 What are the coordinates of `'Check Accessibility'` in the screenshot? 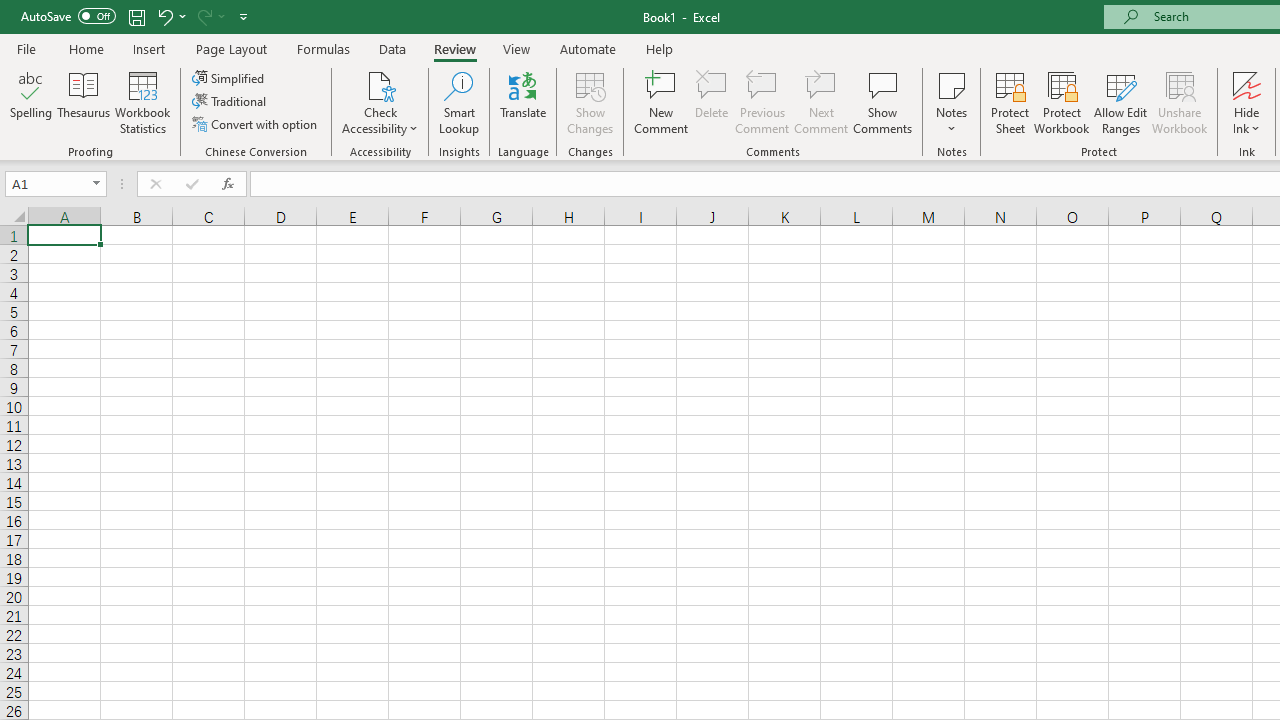 It's located at (380, 103).